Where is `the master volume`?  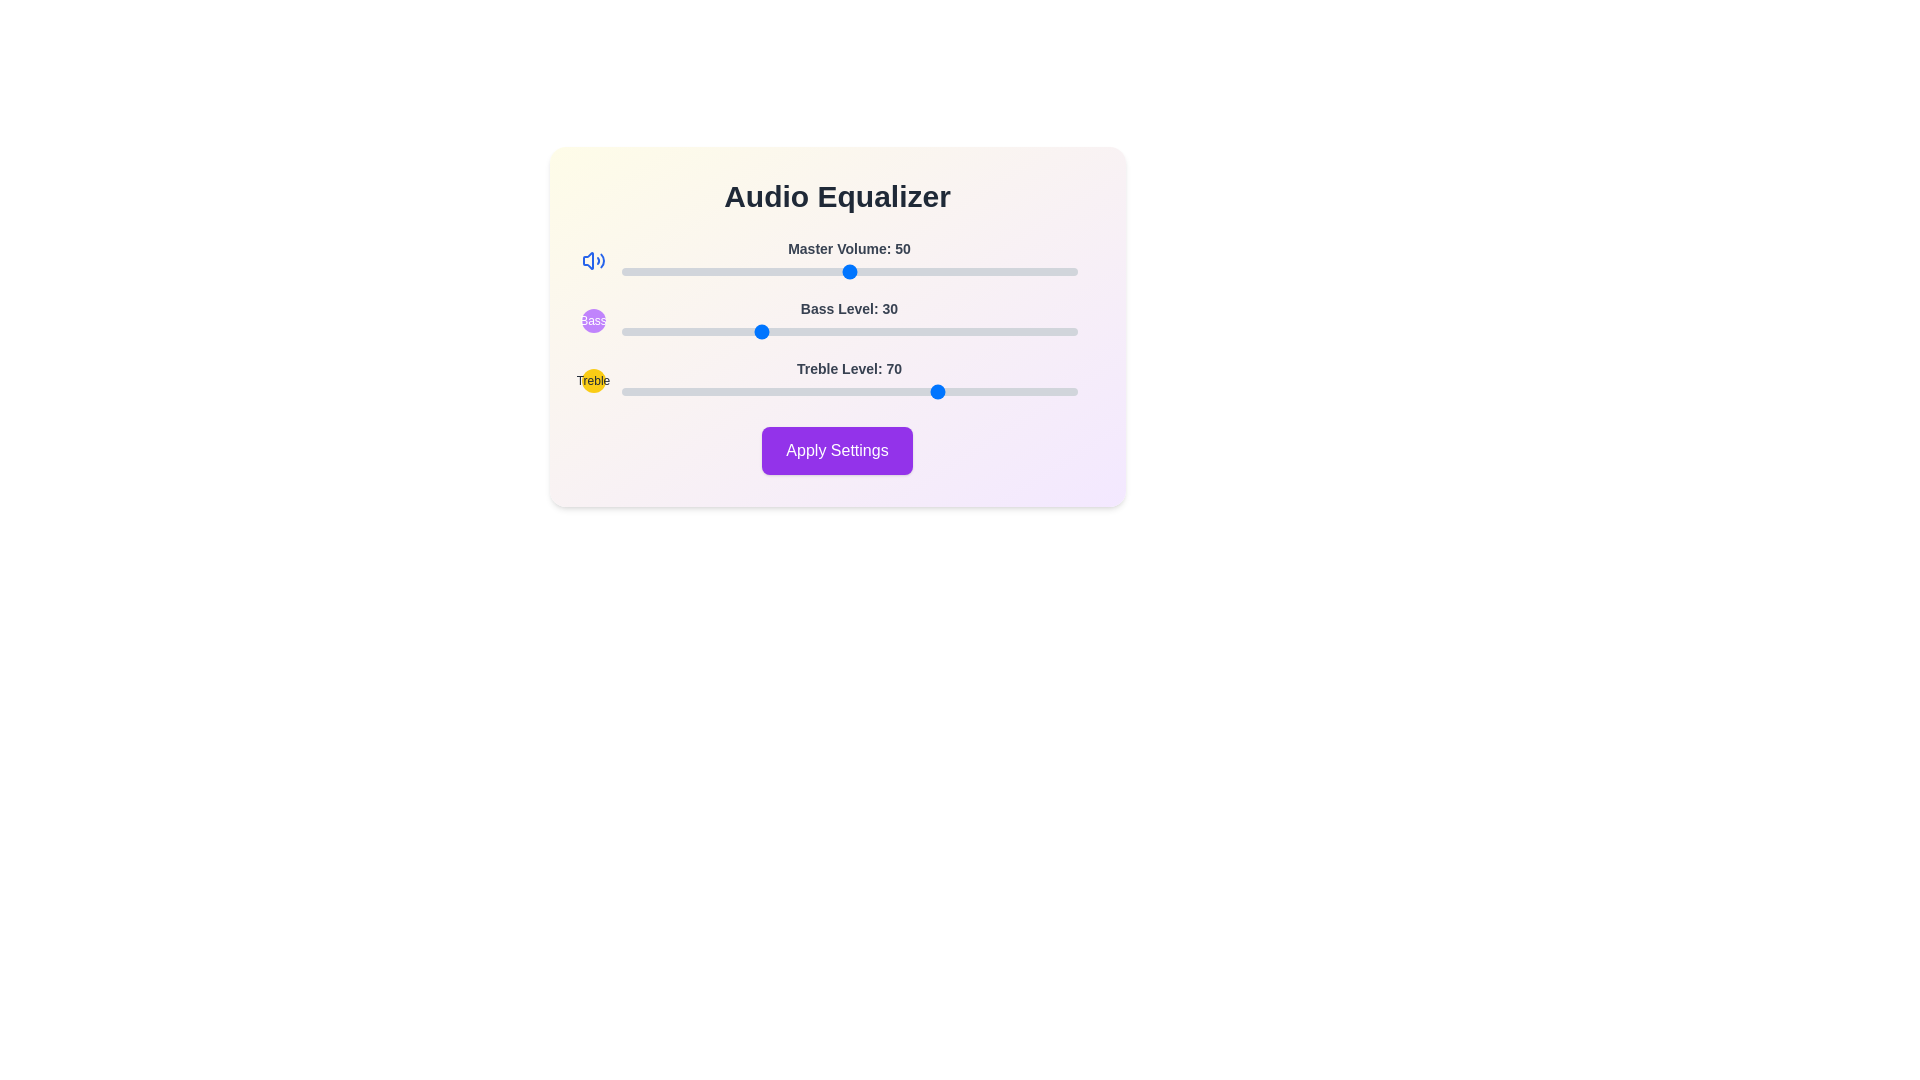 the master volume is located at coordinates (712, 272).